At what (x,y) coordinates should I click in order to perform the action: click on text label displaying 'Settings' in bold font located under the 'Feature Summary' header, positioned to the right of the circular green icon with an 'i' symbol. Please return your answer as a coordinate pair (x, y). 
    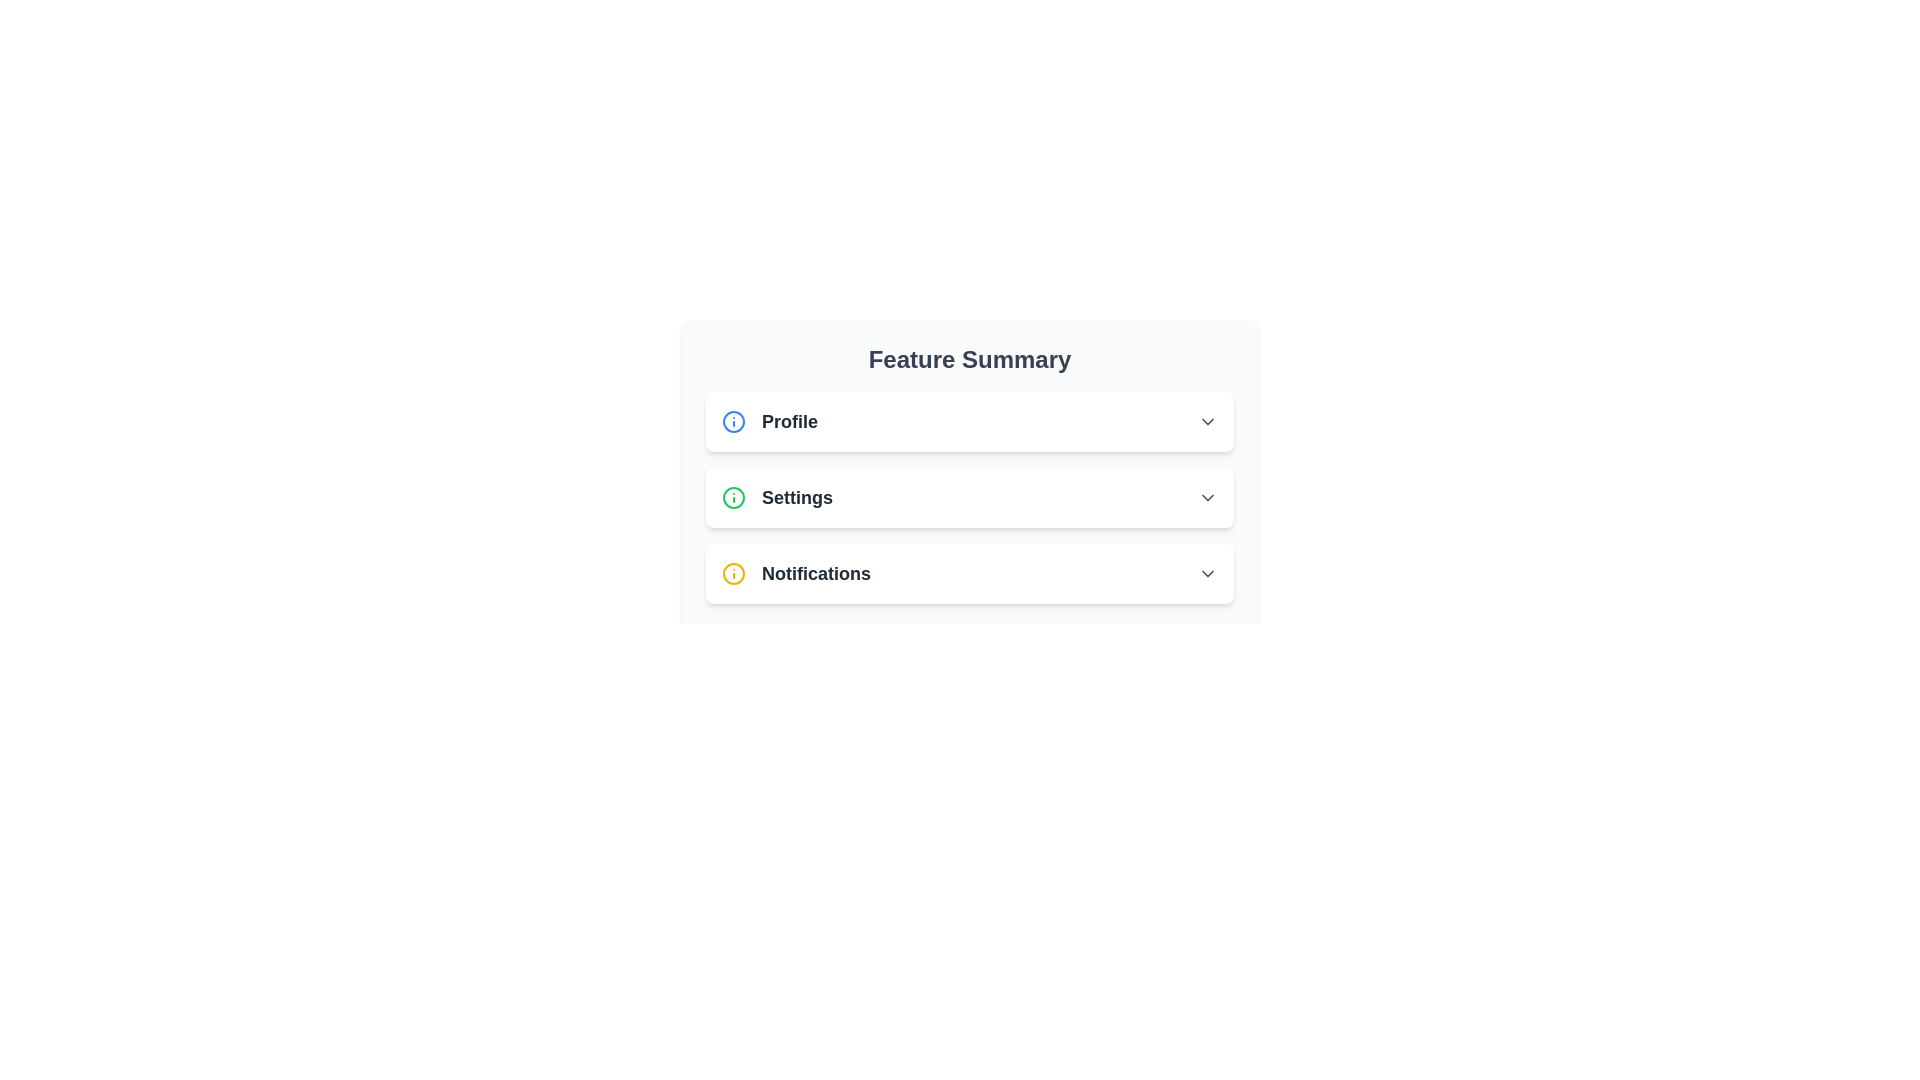
    Looking at the image, I should click on (796, 496).